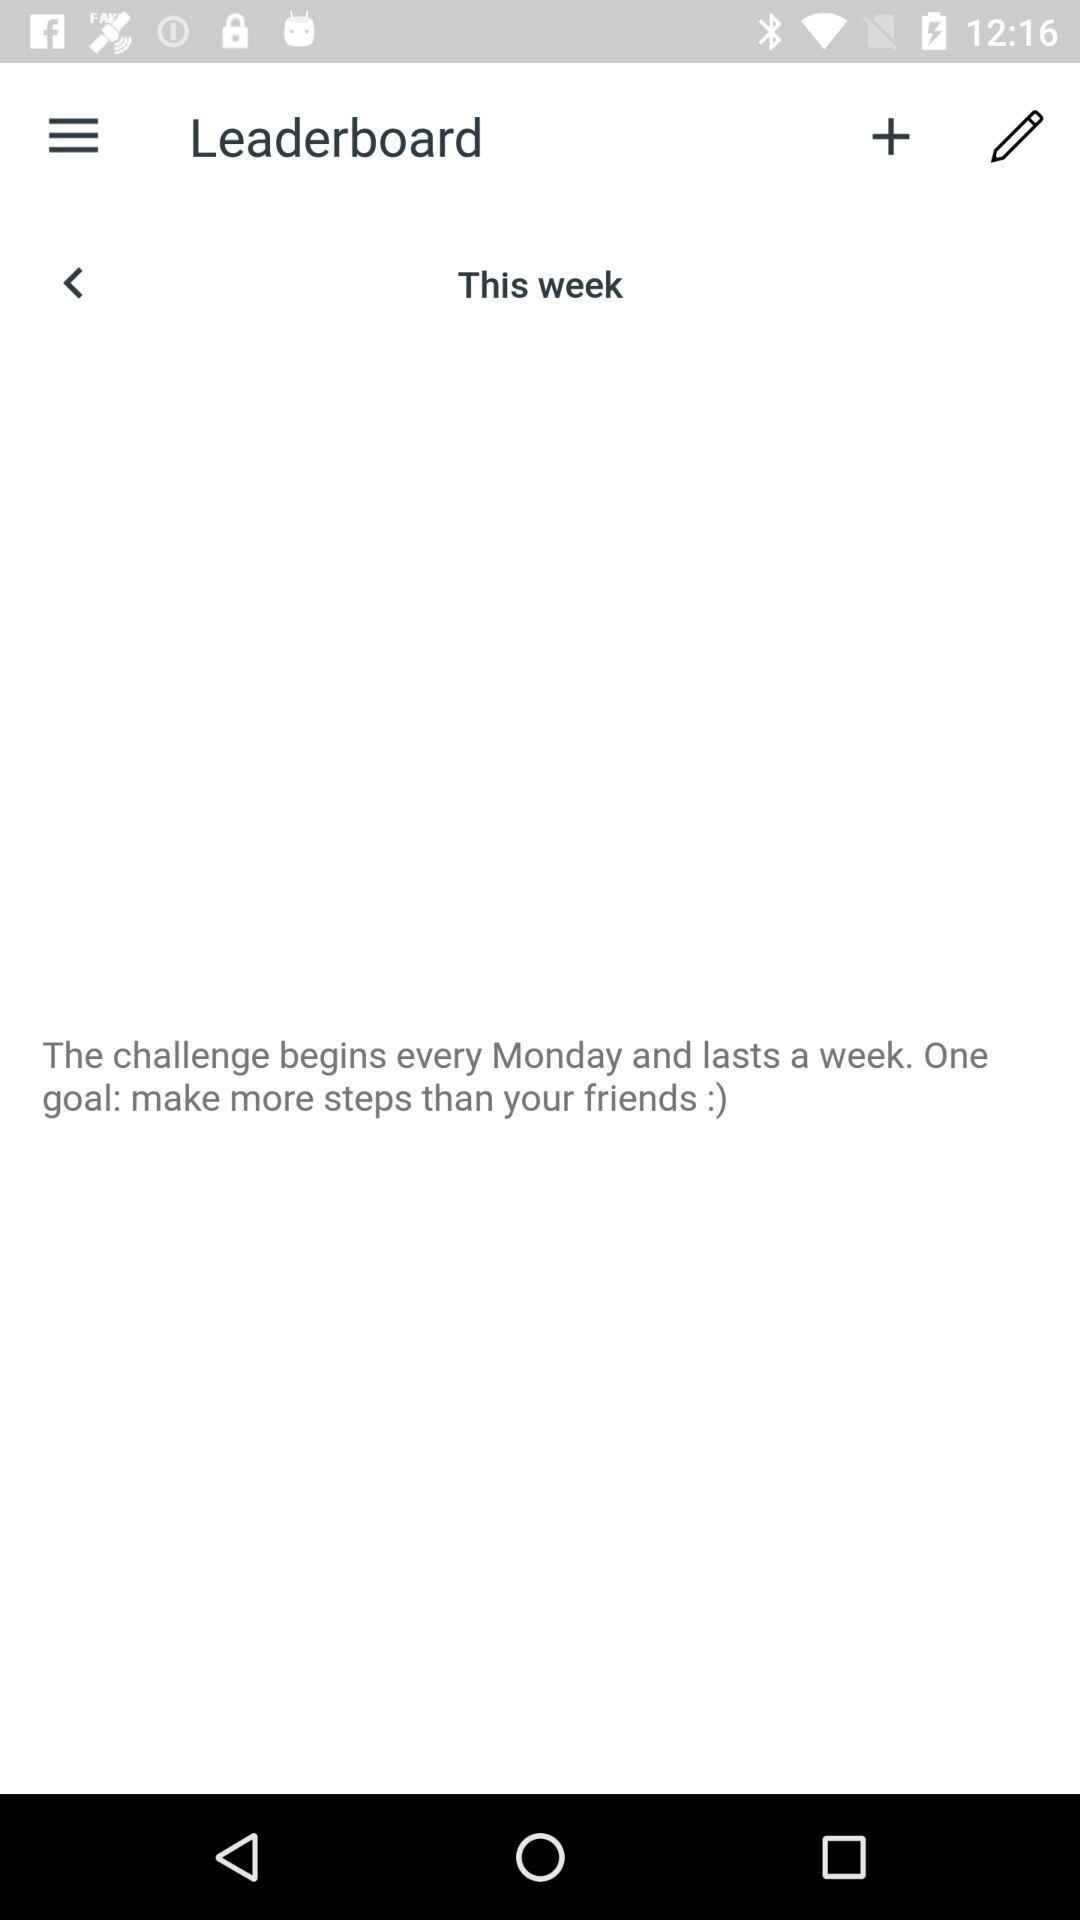 Image resolution: width=1080 pixels, height=1920 pixels. I want to click on item above the the challenge begins icon, so click(72, 282).